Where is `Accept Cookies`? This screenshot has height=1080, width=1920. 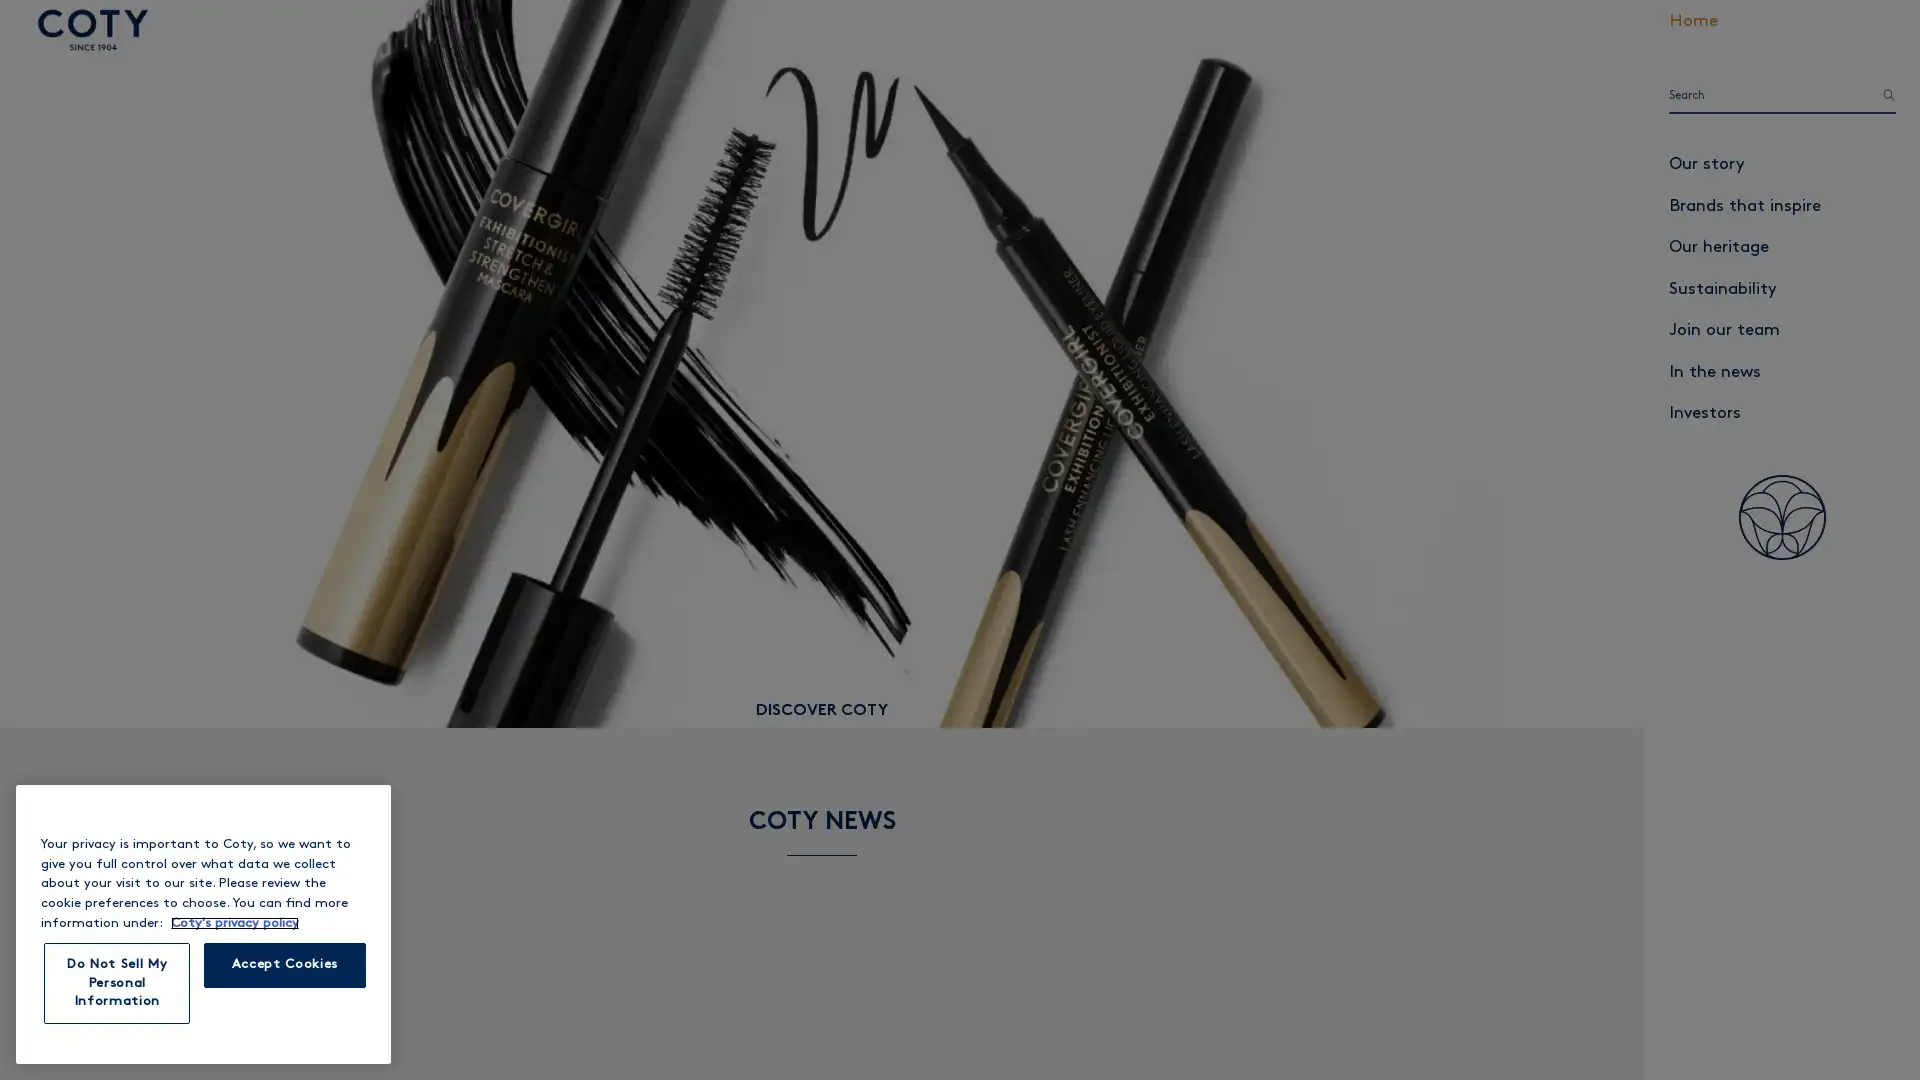 Accept Cookies is located at coordinates (283, 963).